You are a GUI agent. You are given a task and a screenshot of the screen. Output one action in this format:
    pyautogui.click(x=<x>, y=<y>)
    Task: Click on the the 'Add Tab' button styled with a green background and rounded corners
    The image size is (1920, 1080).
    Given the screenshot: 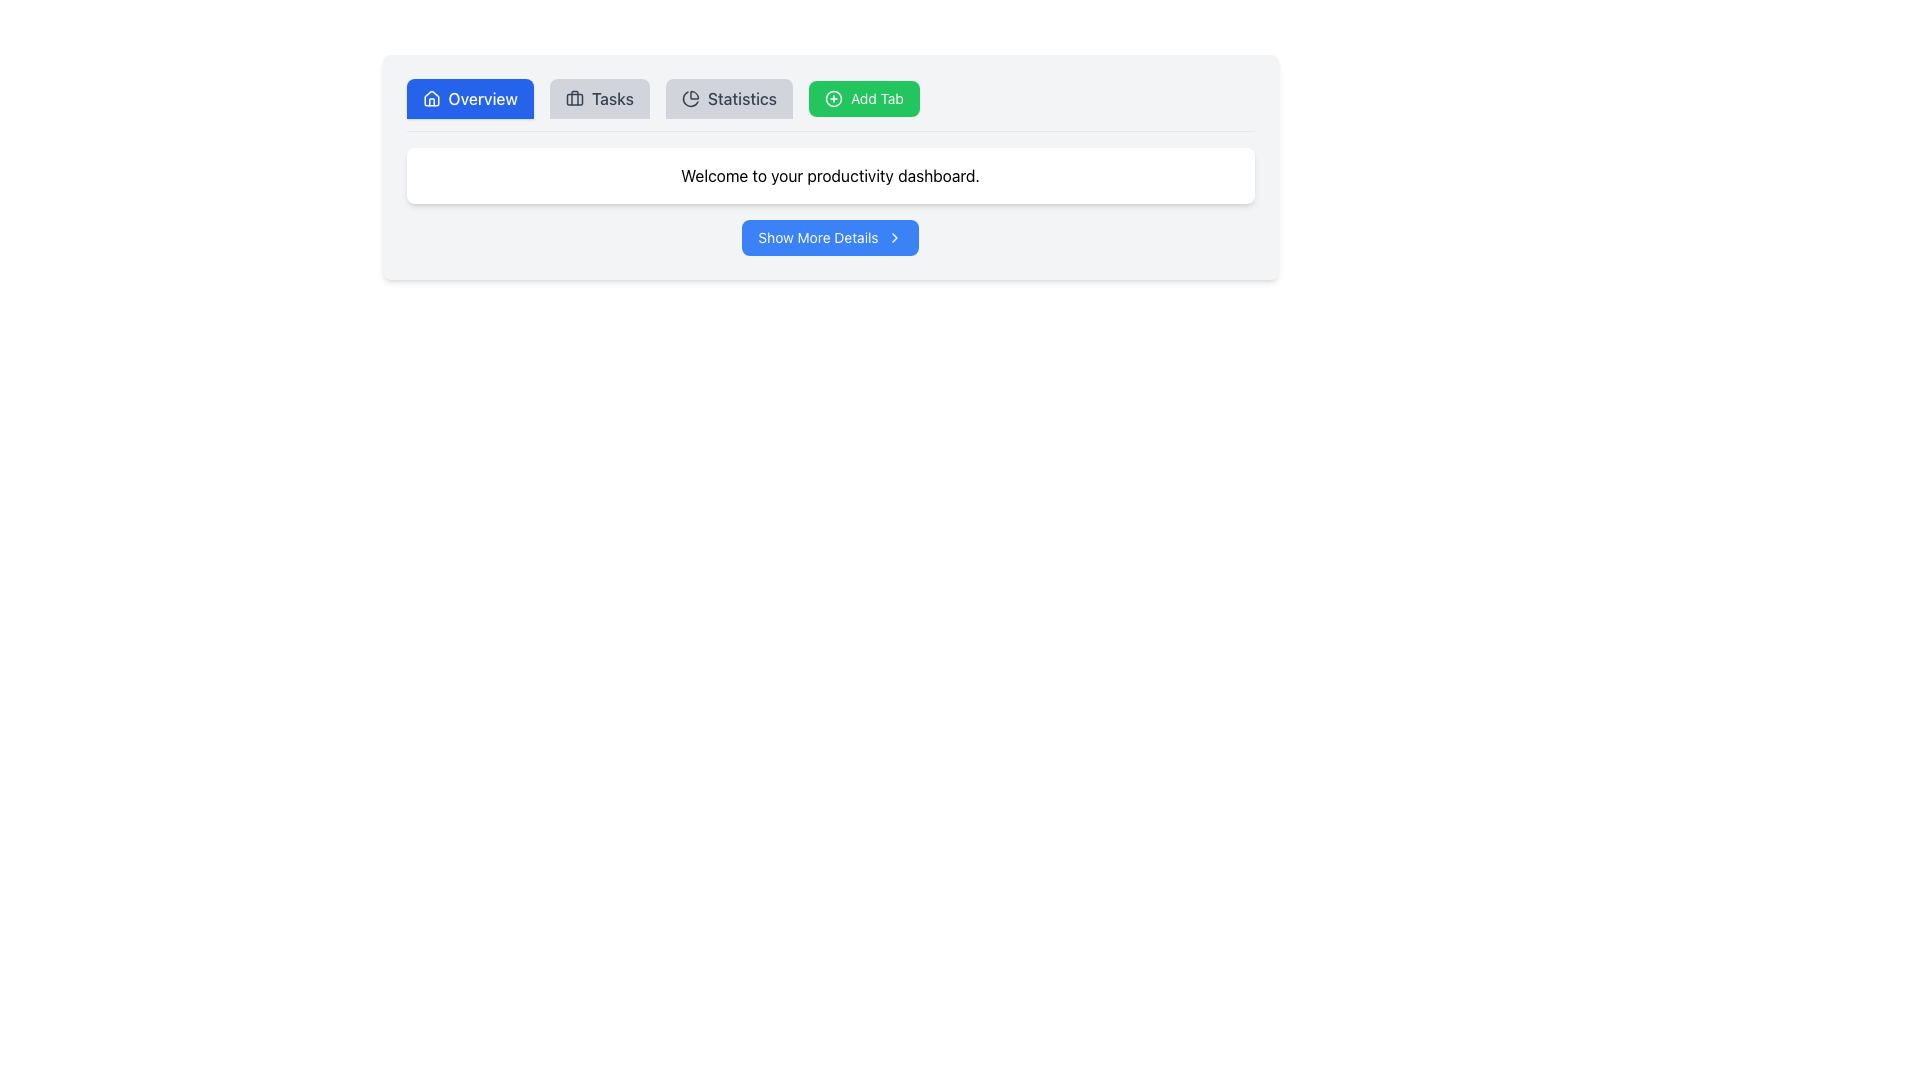 What is the action you would take?
    pyautogui.click(x=864, y=99)
    